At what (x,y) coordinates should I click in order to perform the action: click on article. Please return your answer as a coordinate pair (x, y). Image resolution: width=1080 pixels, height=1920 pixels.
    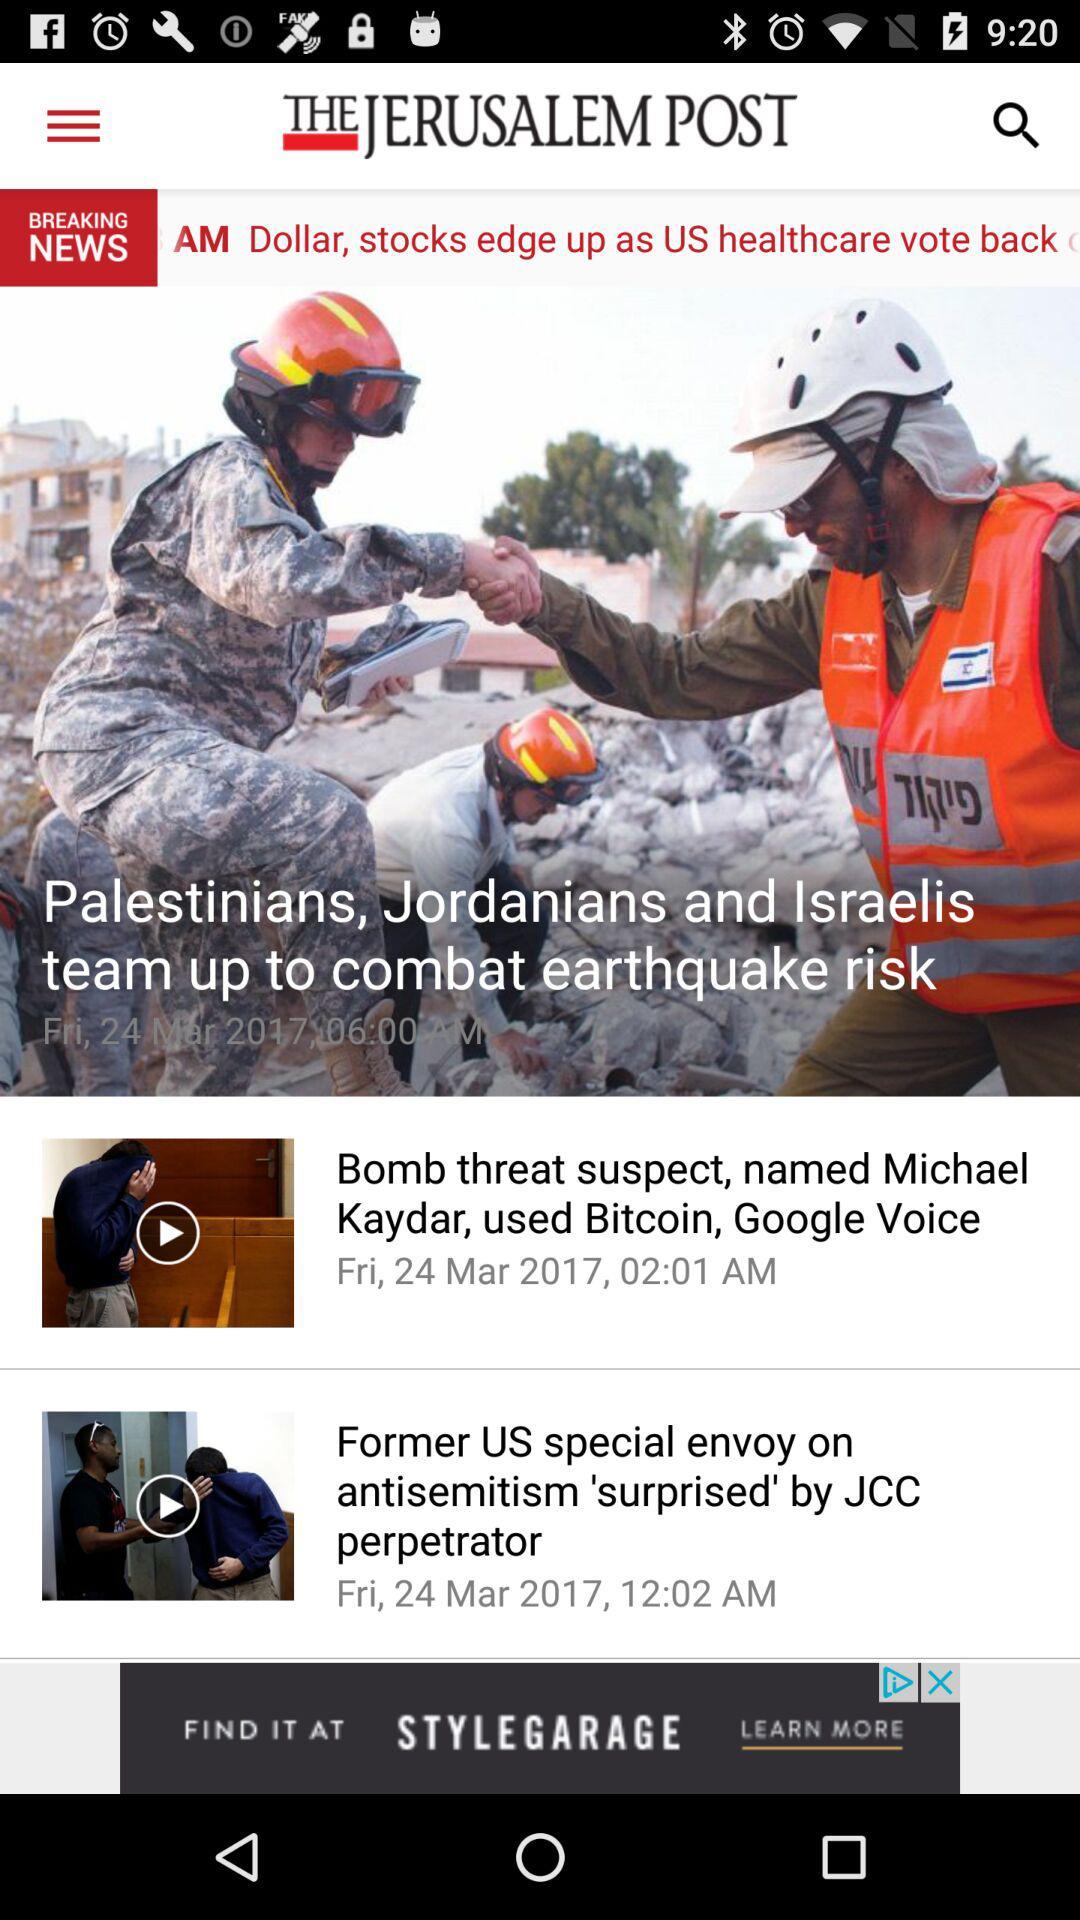
    Looking at the image, I should click on (540, 691).